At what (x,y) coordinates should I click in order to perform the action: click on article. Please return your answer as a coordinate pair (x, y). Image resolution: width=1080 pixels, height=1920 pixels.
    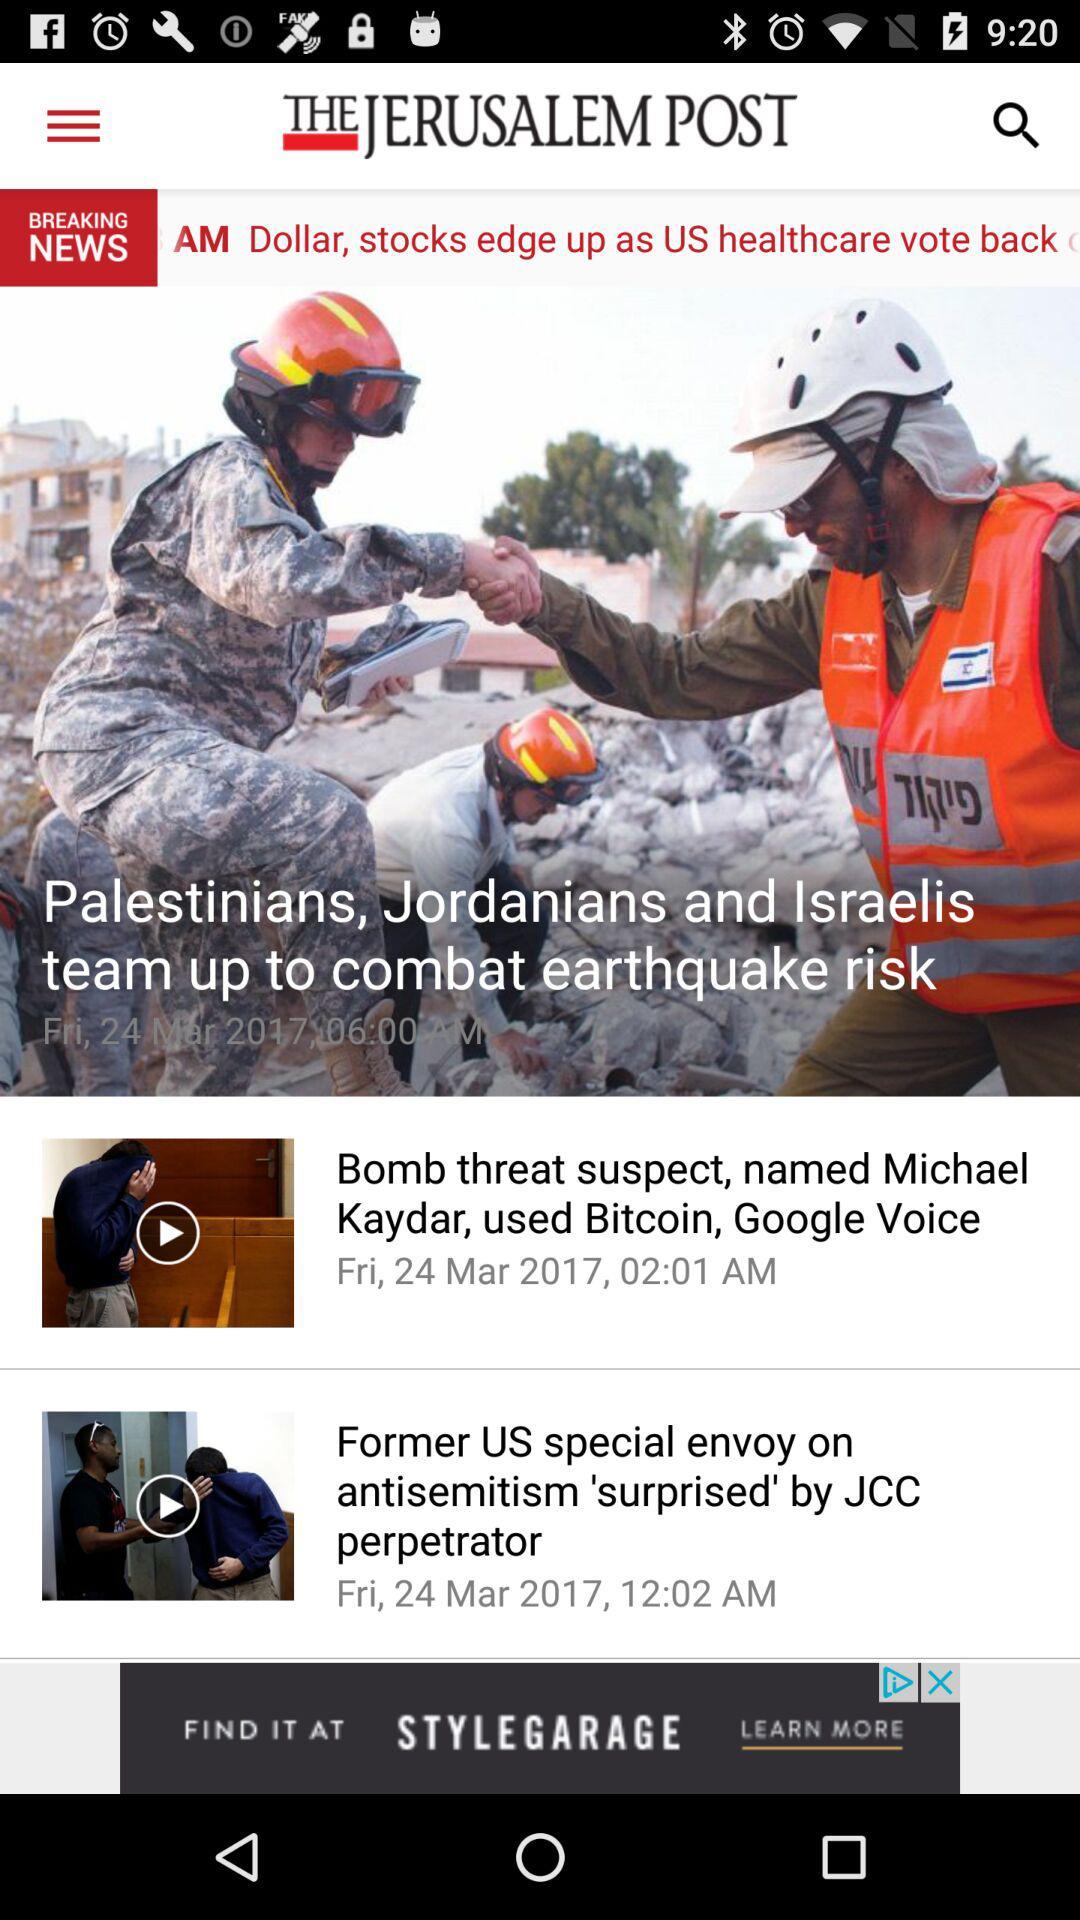
    Looking at the image, I should click on (540, 691).